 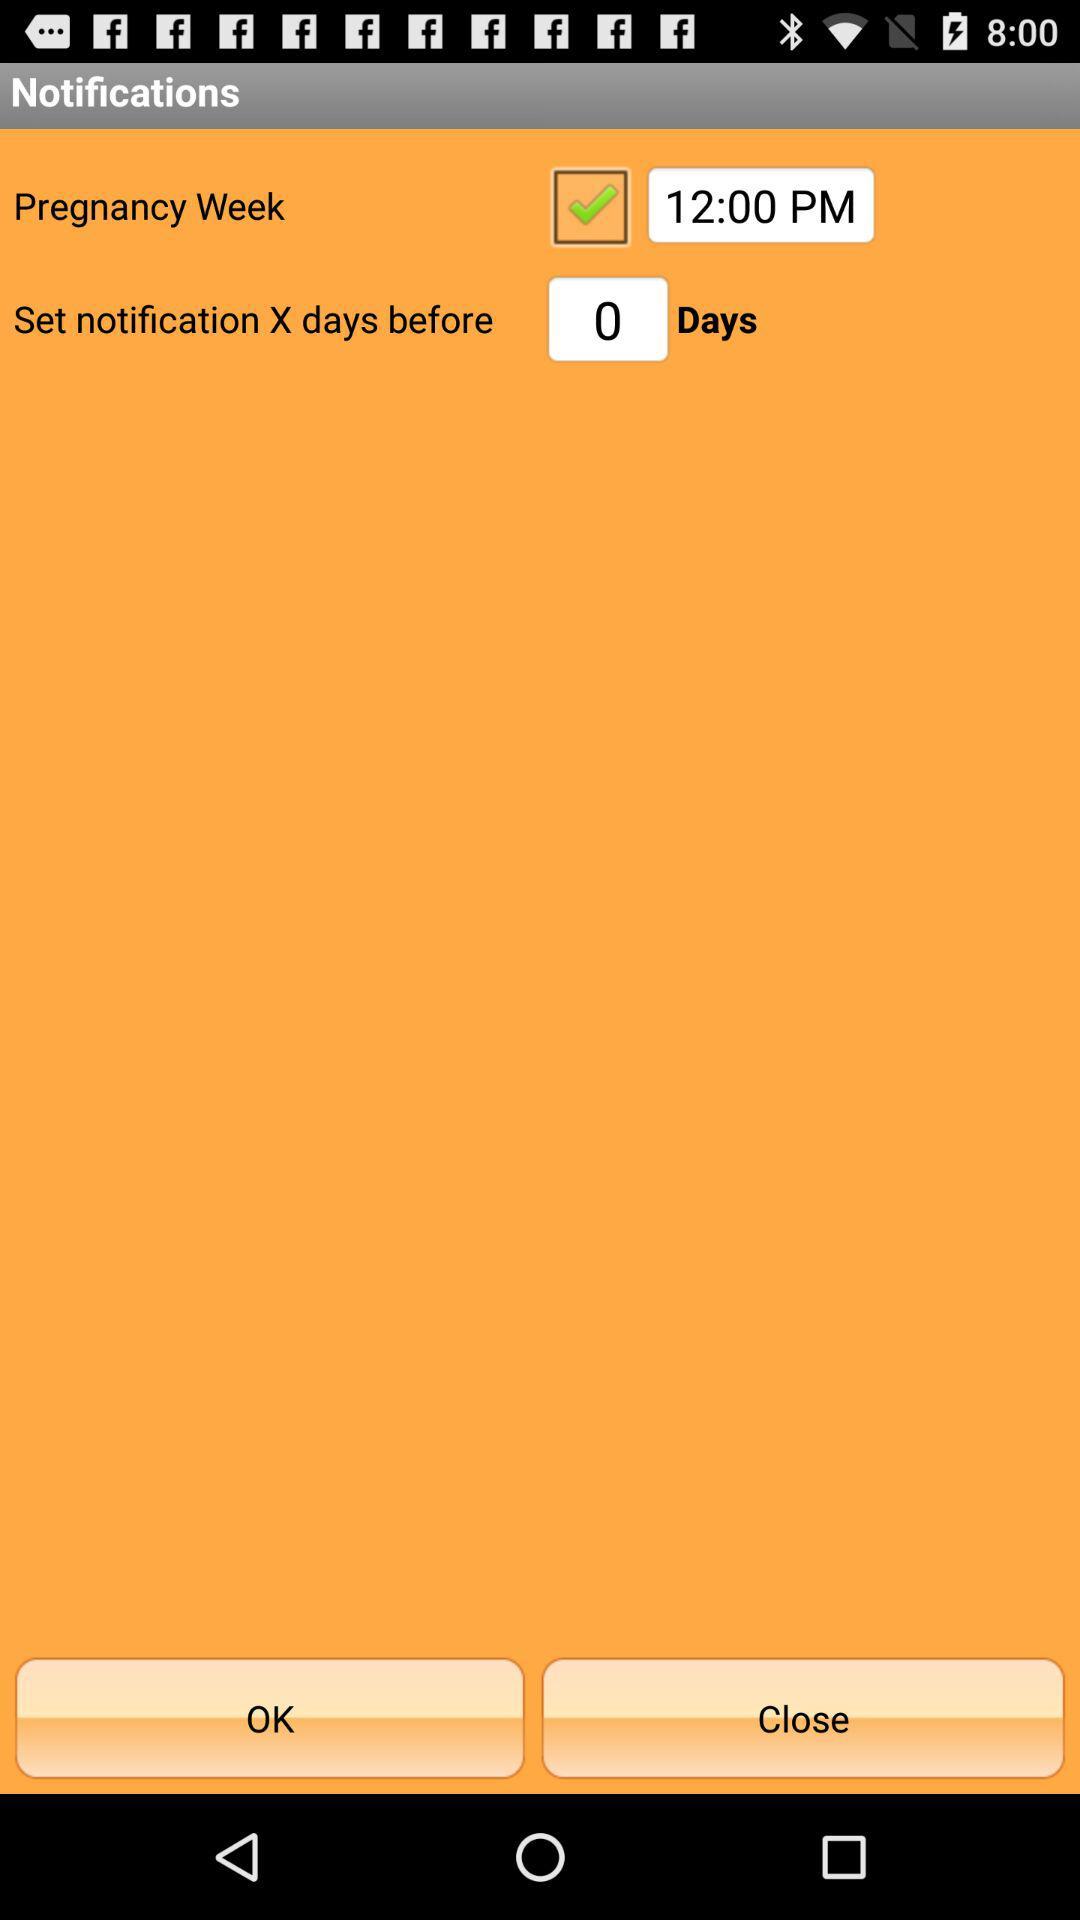 I want to click on the app next to 12:00 pm icon, so click(x=588, y=205).